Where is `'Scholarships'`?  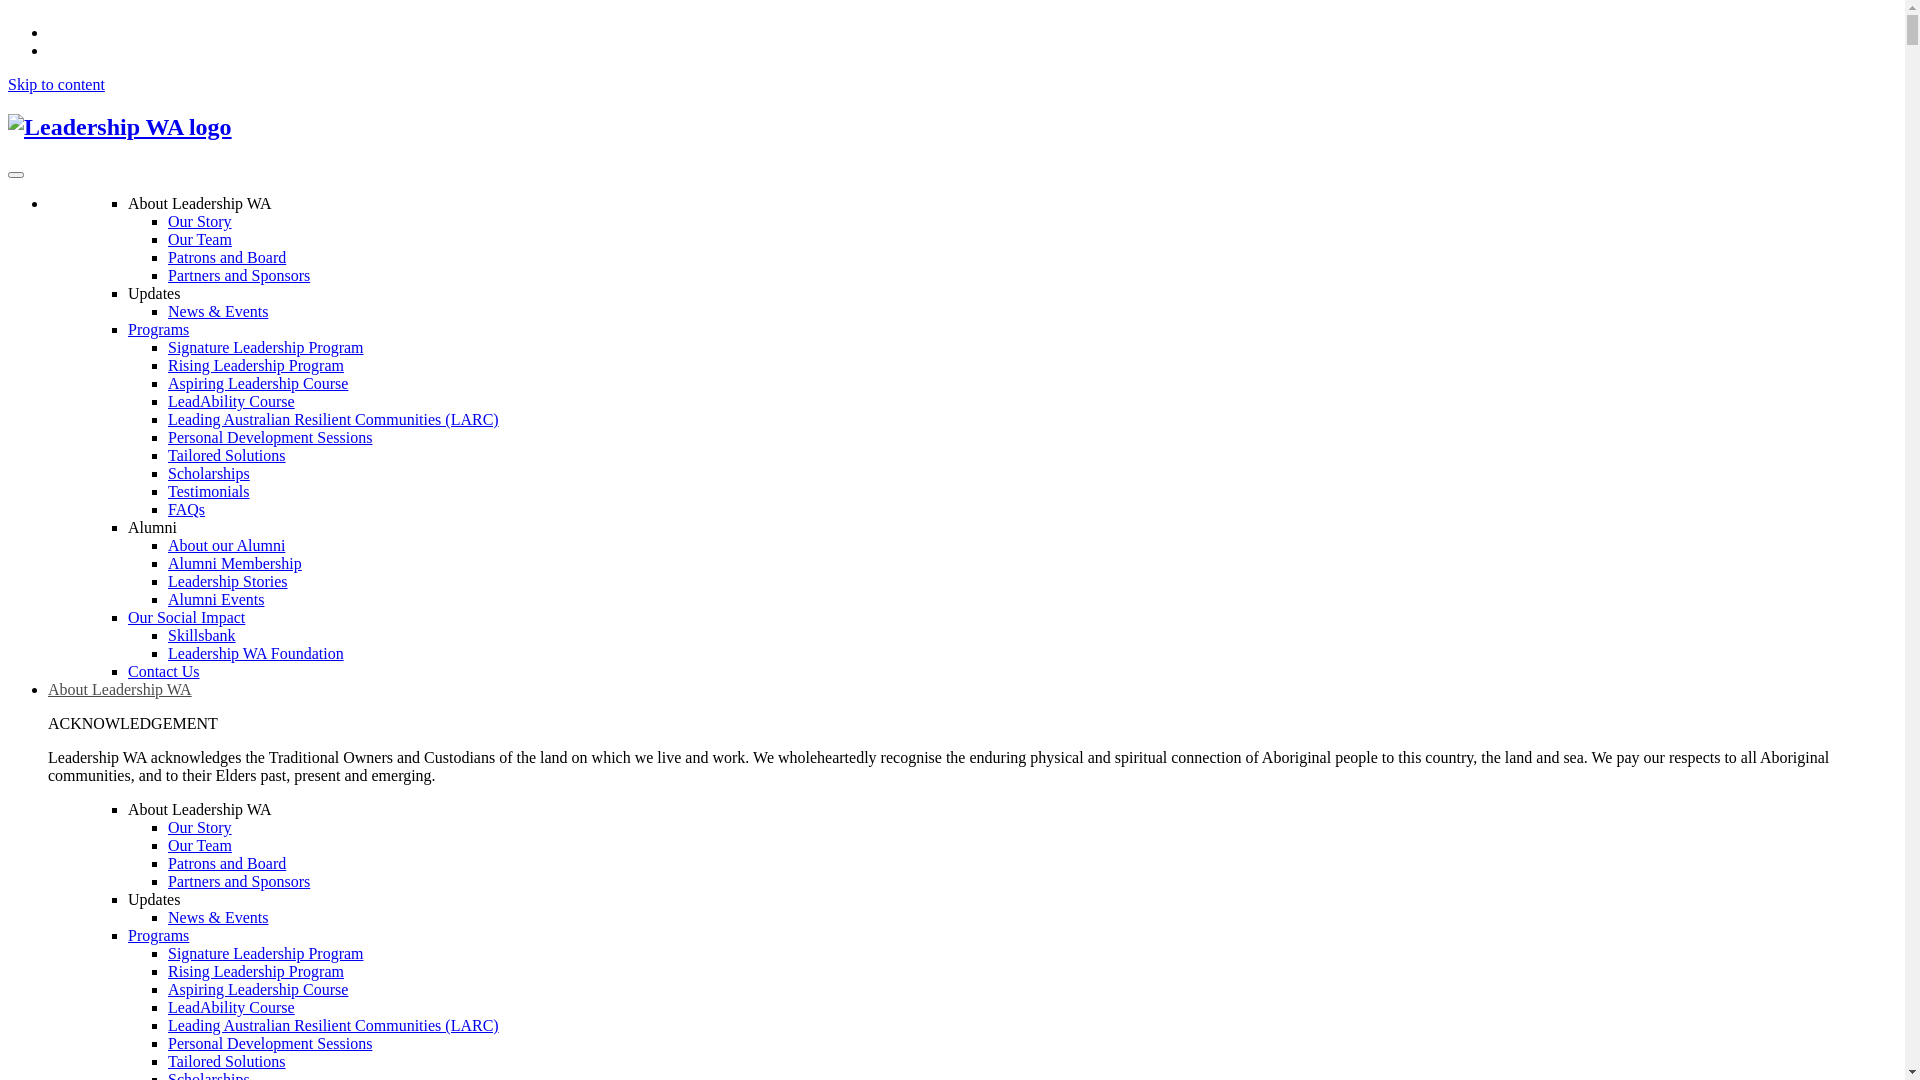
'Scholarships' is located at coordinates (168, 473).